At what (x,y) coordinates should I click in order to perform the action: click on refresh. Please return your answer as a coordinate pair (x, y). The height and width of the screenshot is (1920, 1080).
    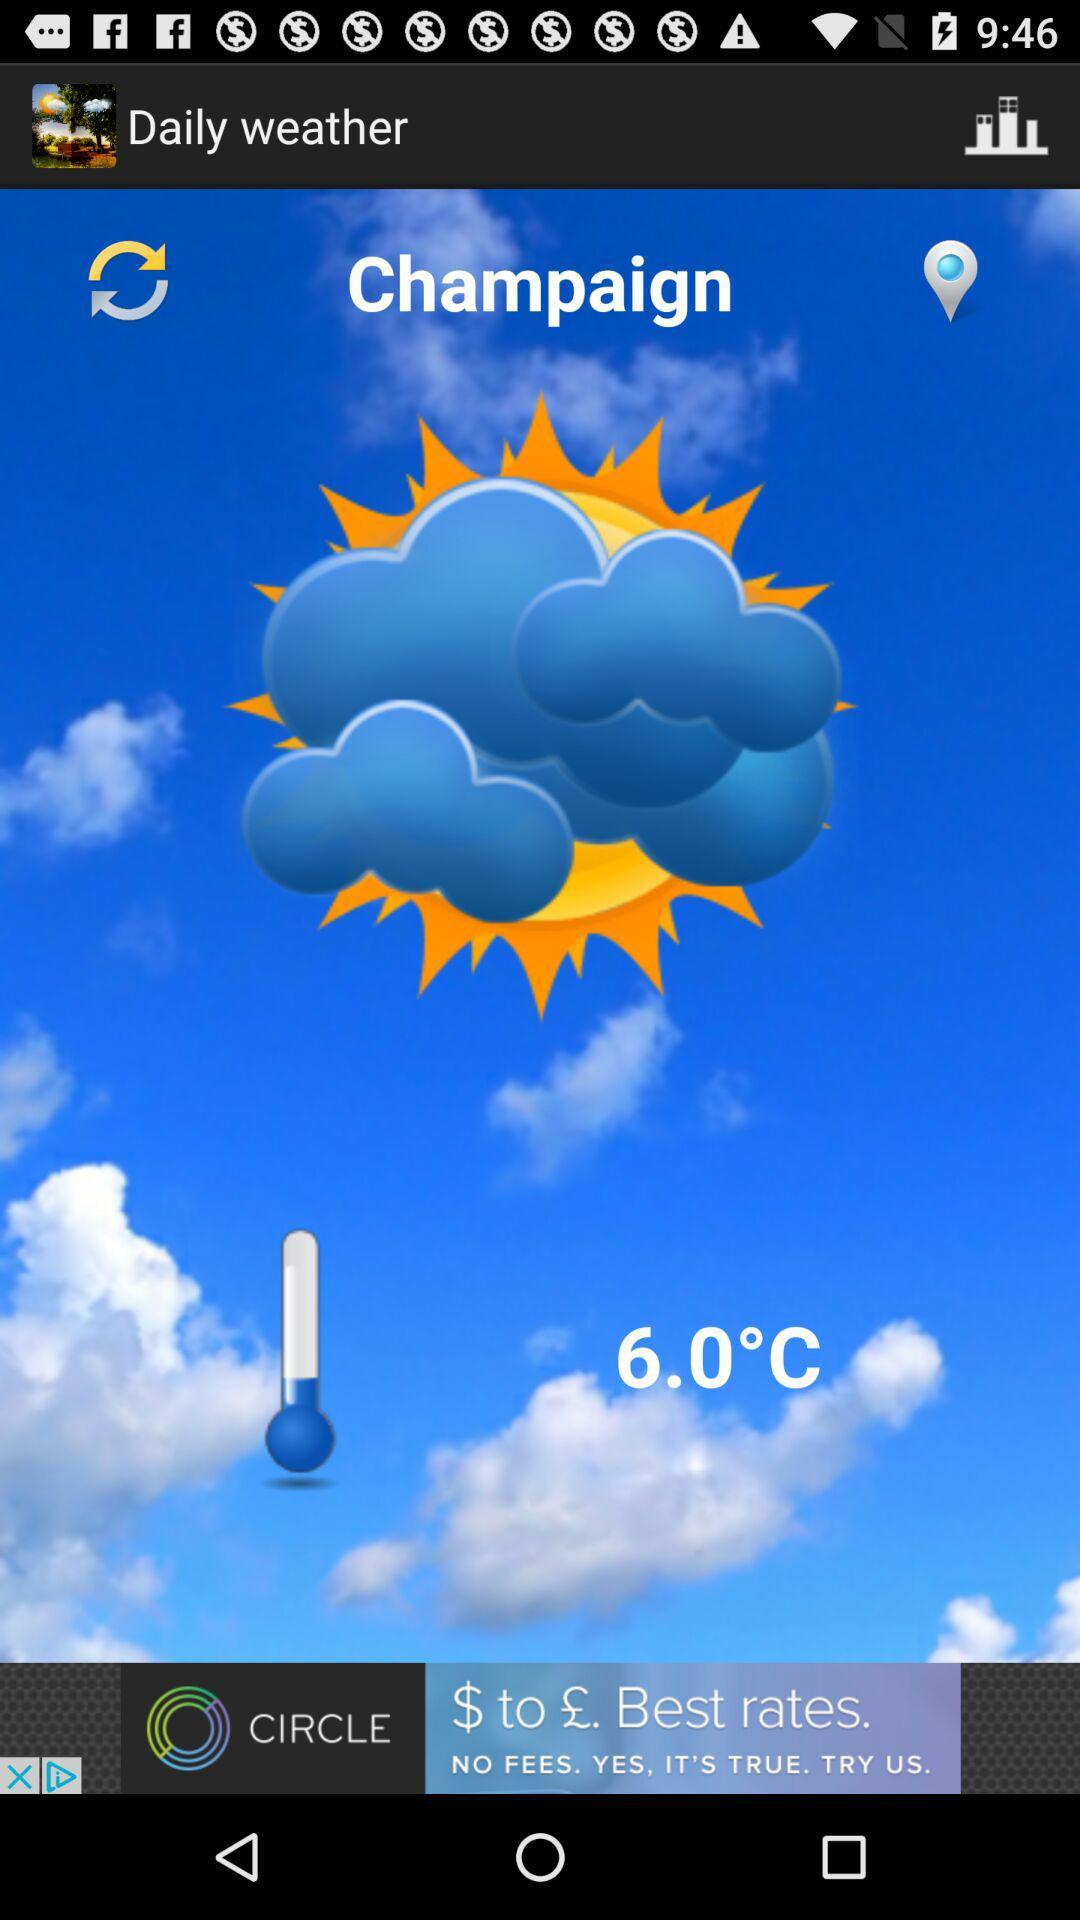
    Looking at the image, I should click on (129, 280).